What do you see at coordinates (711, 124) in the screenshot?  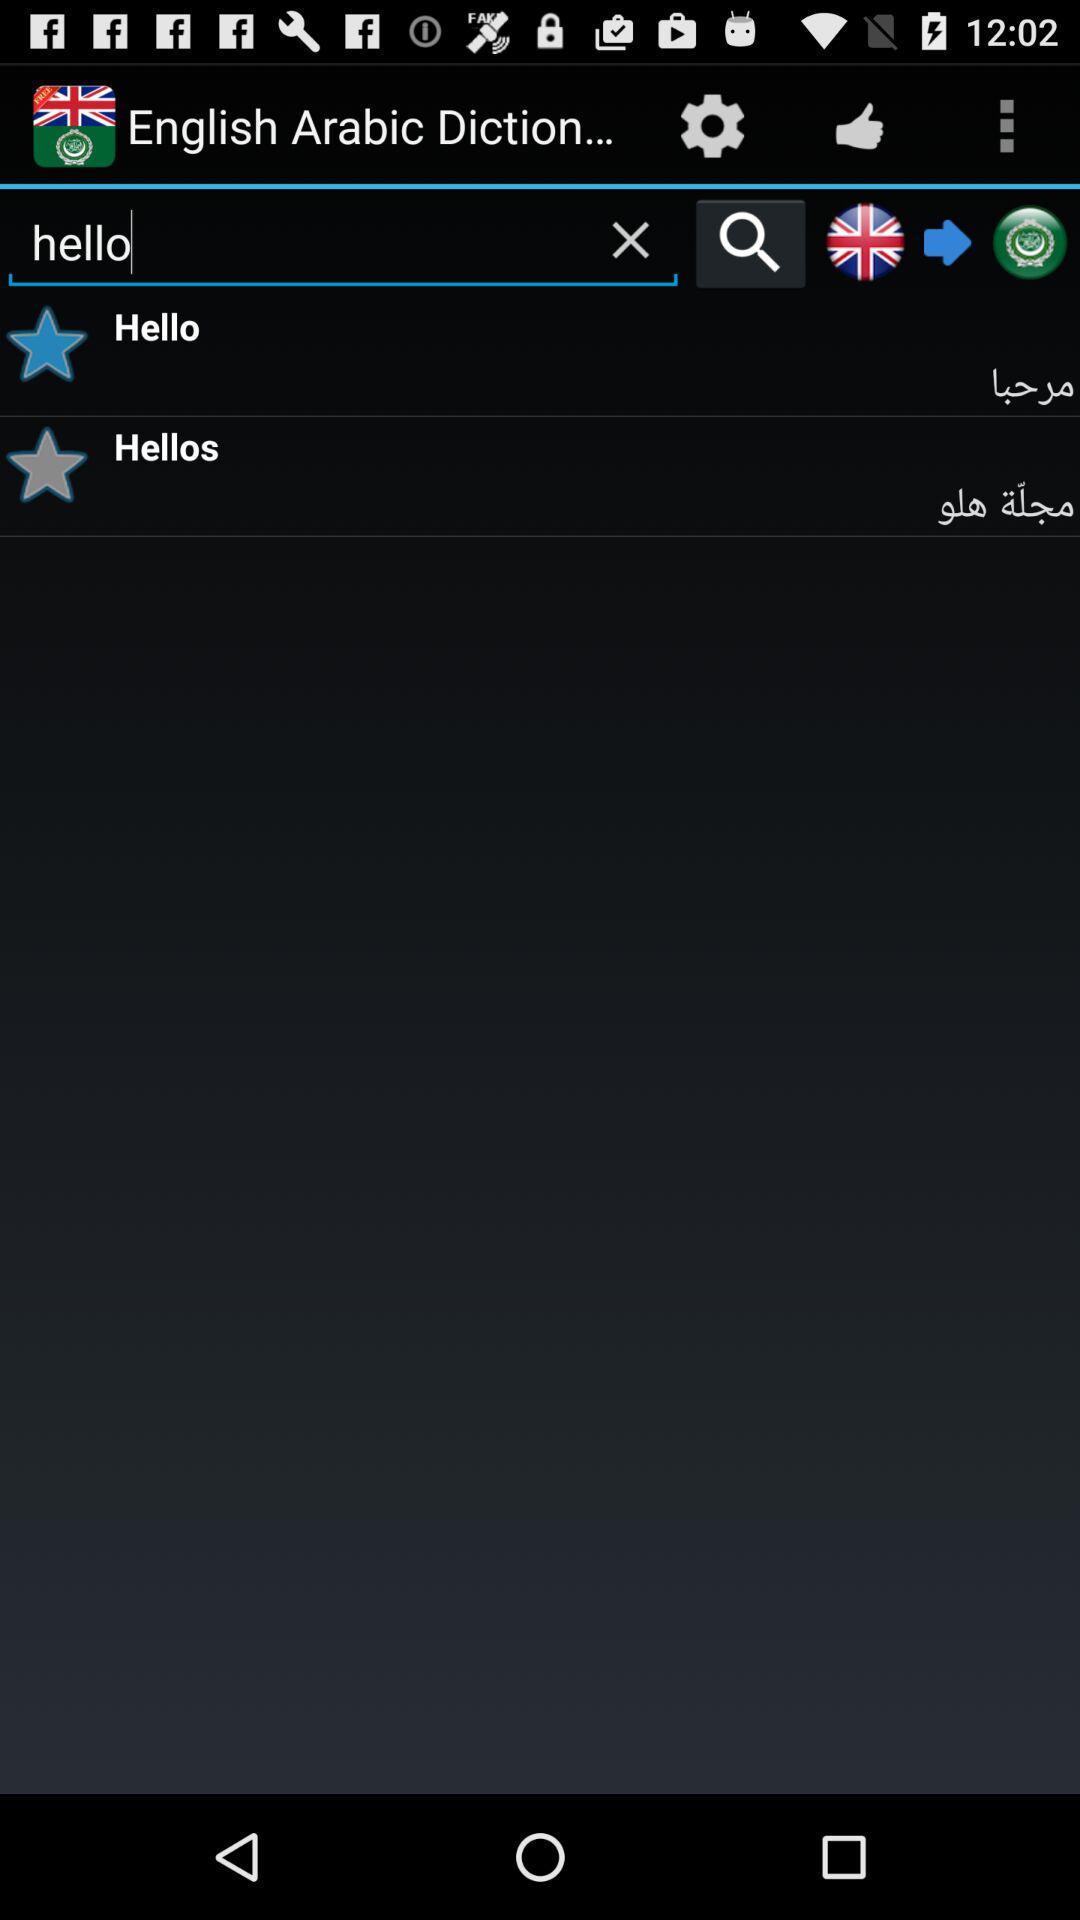 I see `the icon next to the english arabic dictionary icon` at bounding box center [711, 124].